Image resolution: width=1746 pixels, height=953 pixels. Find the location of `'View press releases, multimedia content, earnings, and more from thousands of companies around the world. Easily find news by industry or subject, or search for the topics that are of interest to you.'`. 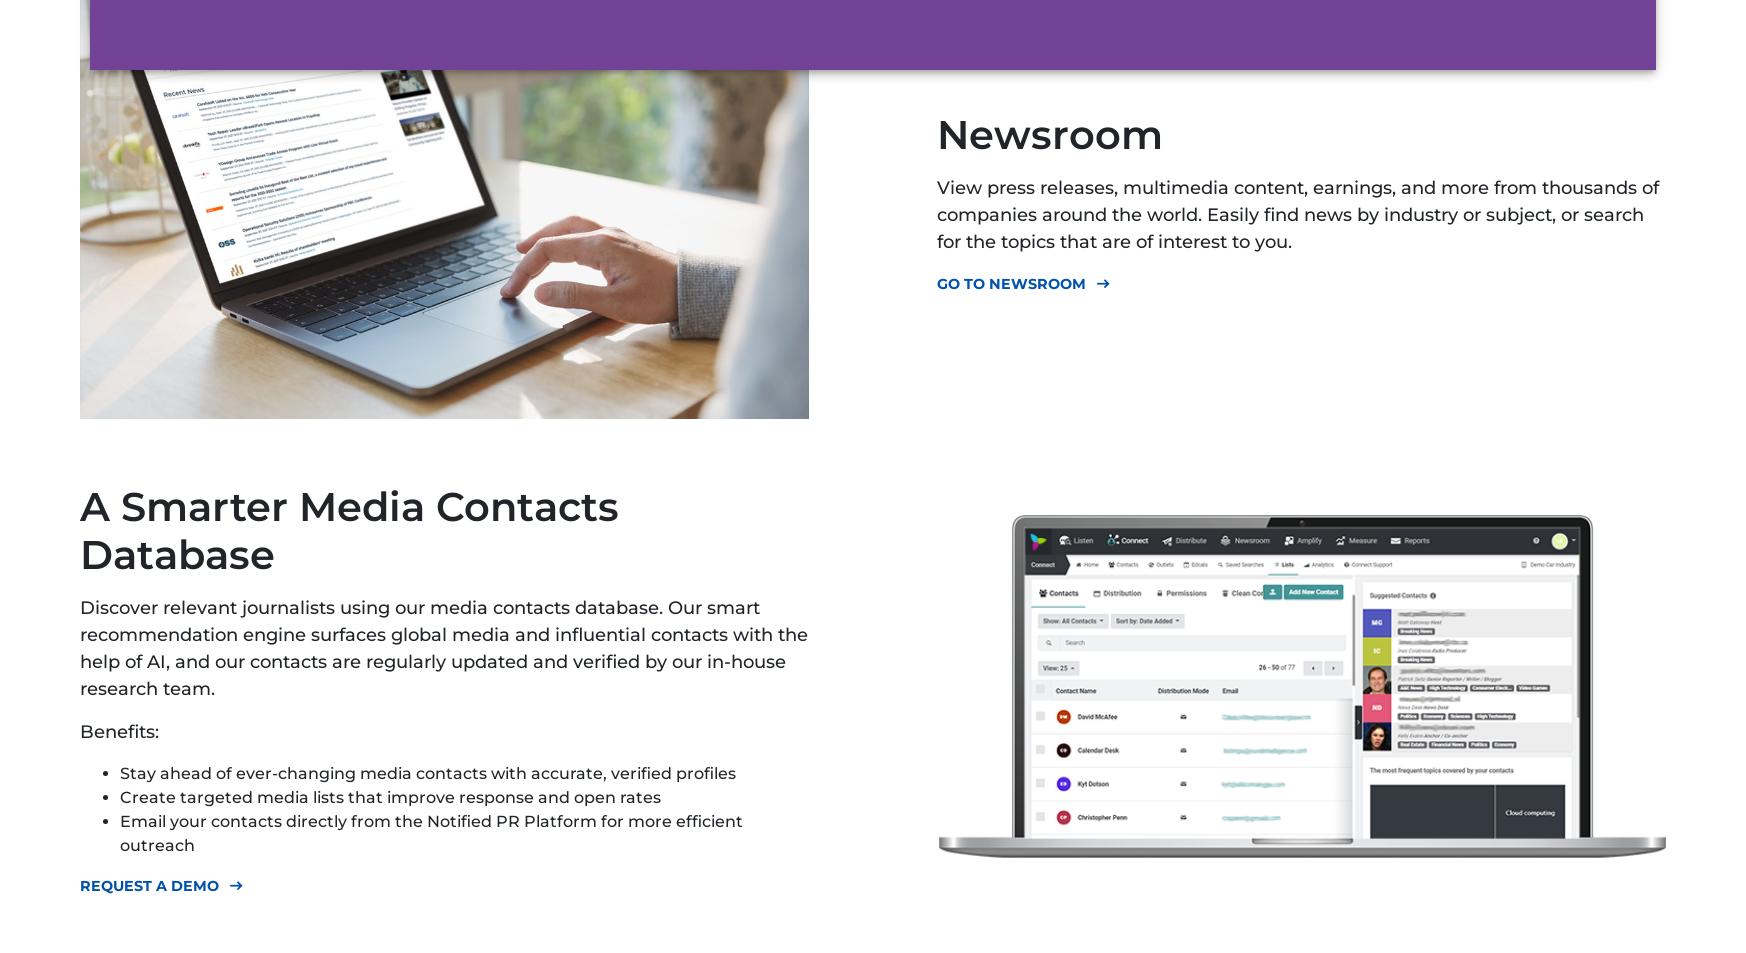

'View press releases, multimedia content, earnings, and more from thousands of companies around the world. Easily find news by industry or subject, or search for the topics that are of interest to you.' is located at coordinates (1296, 213).